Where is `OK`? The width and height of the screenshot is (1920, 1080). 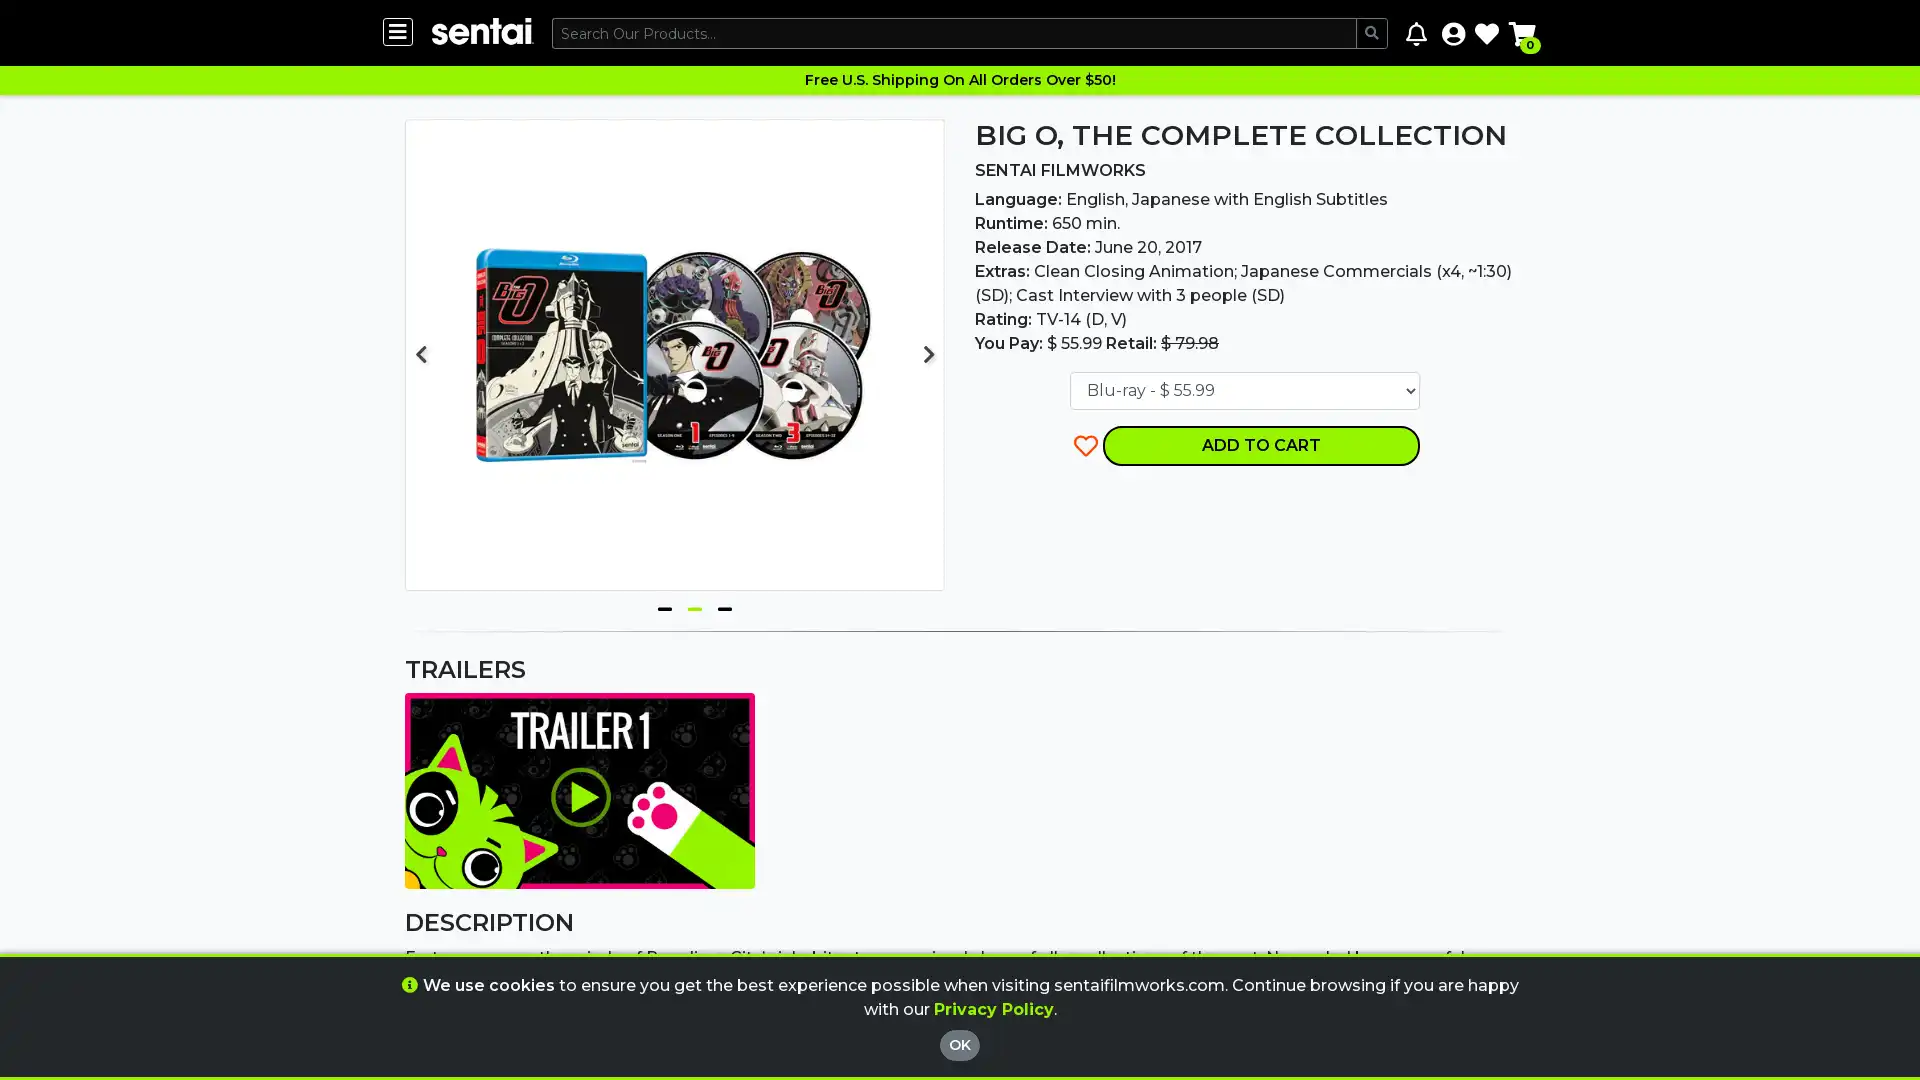
OK is located at coordinates (960, 1044).